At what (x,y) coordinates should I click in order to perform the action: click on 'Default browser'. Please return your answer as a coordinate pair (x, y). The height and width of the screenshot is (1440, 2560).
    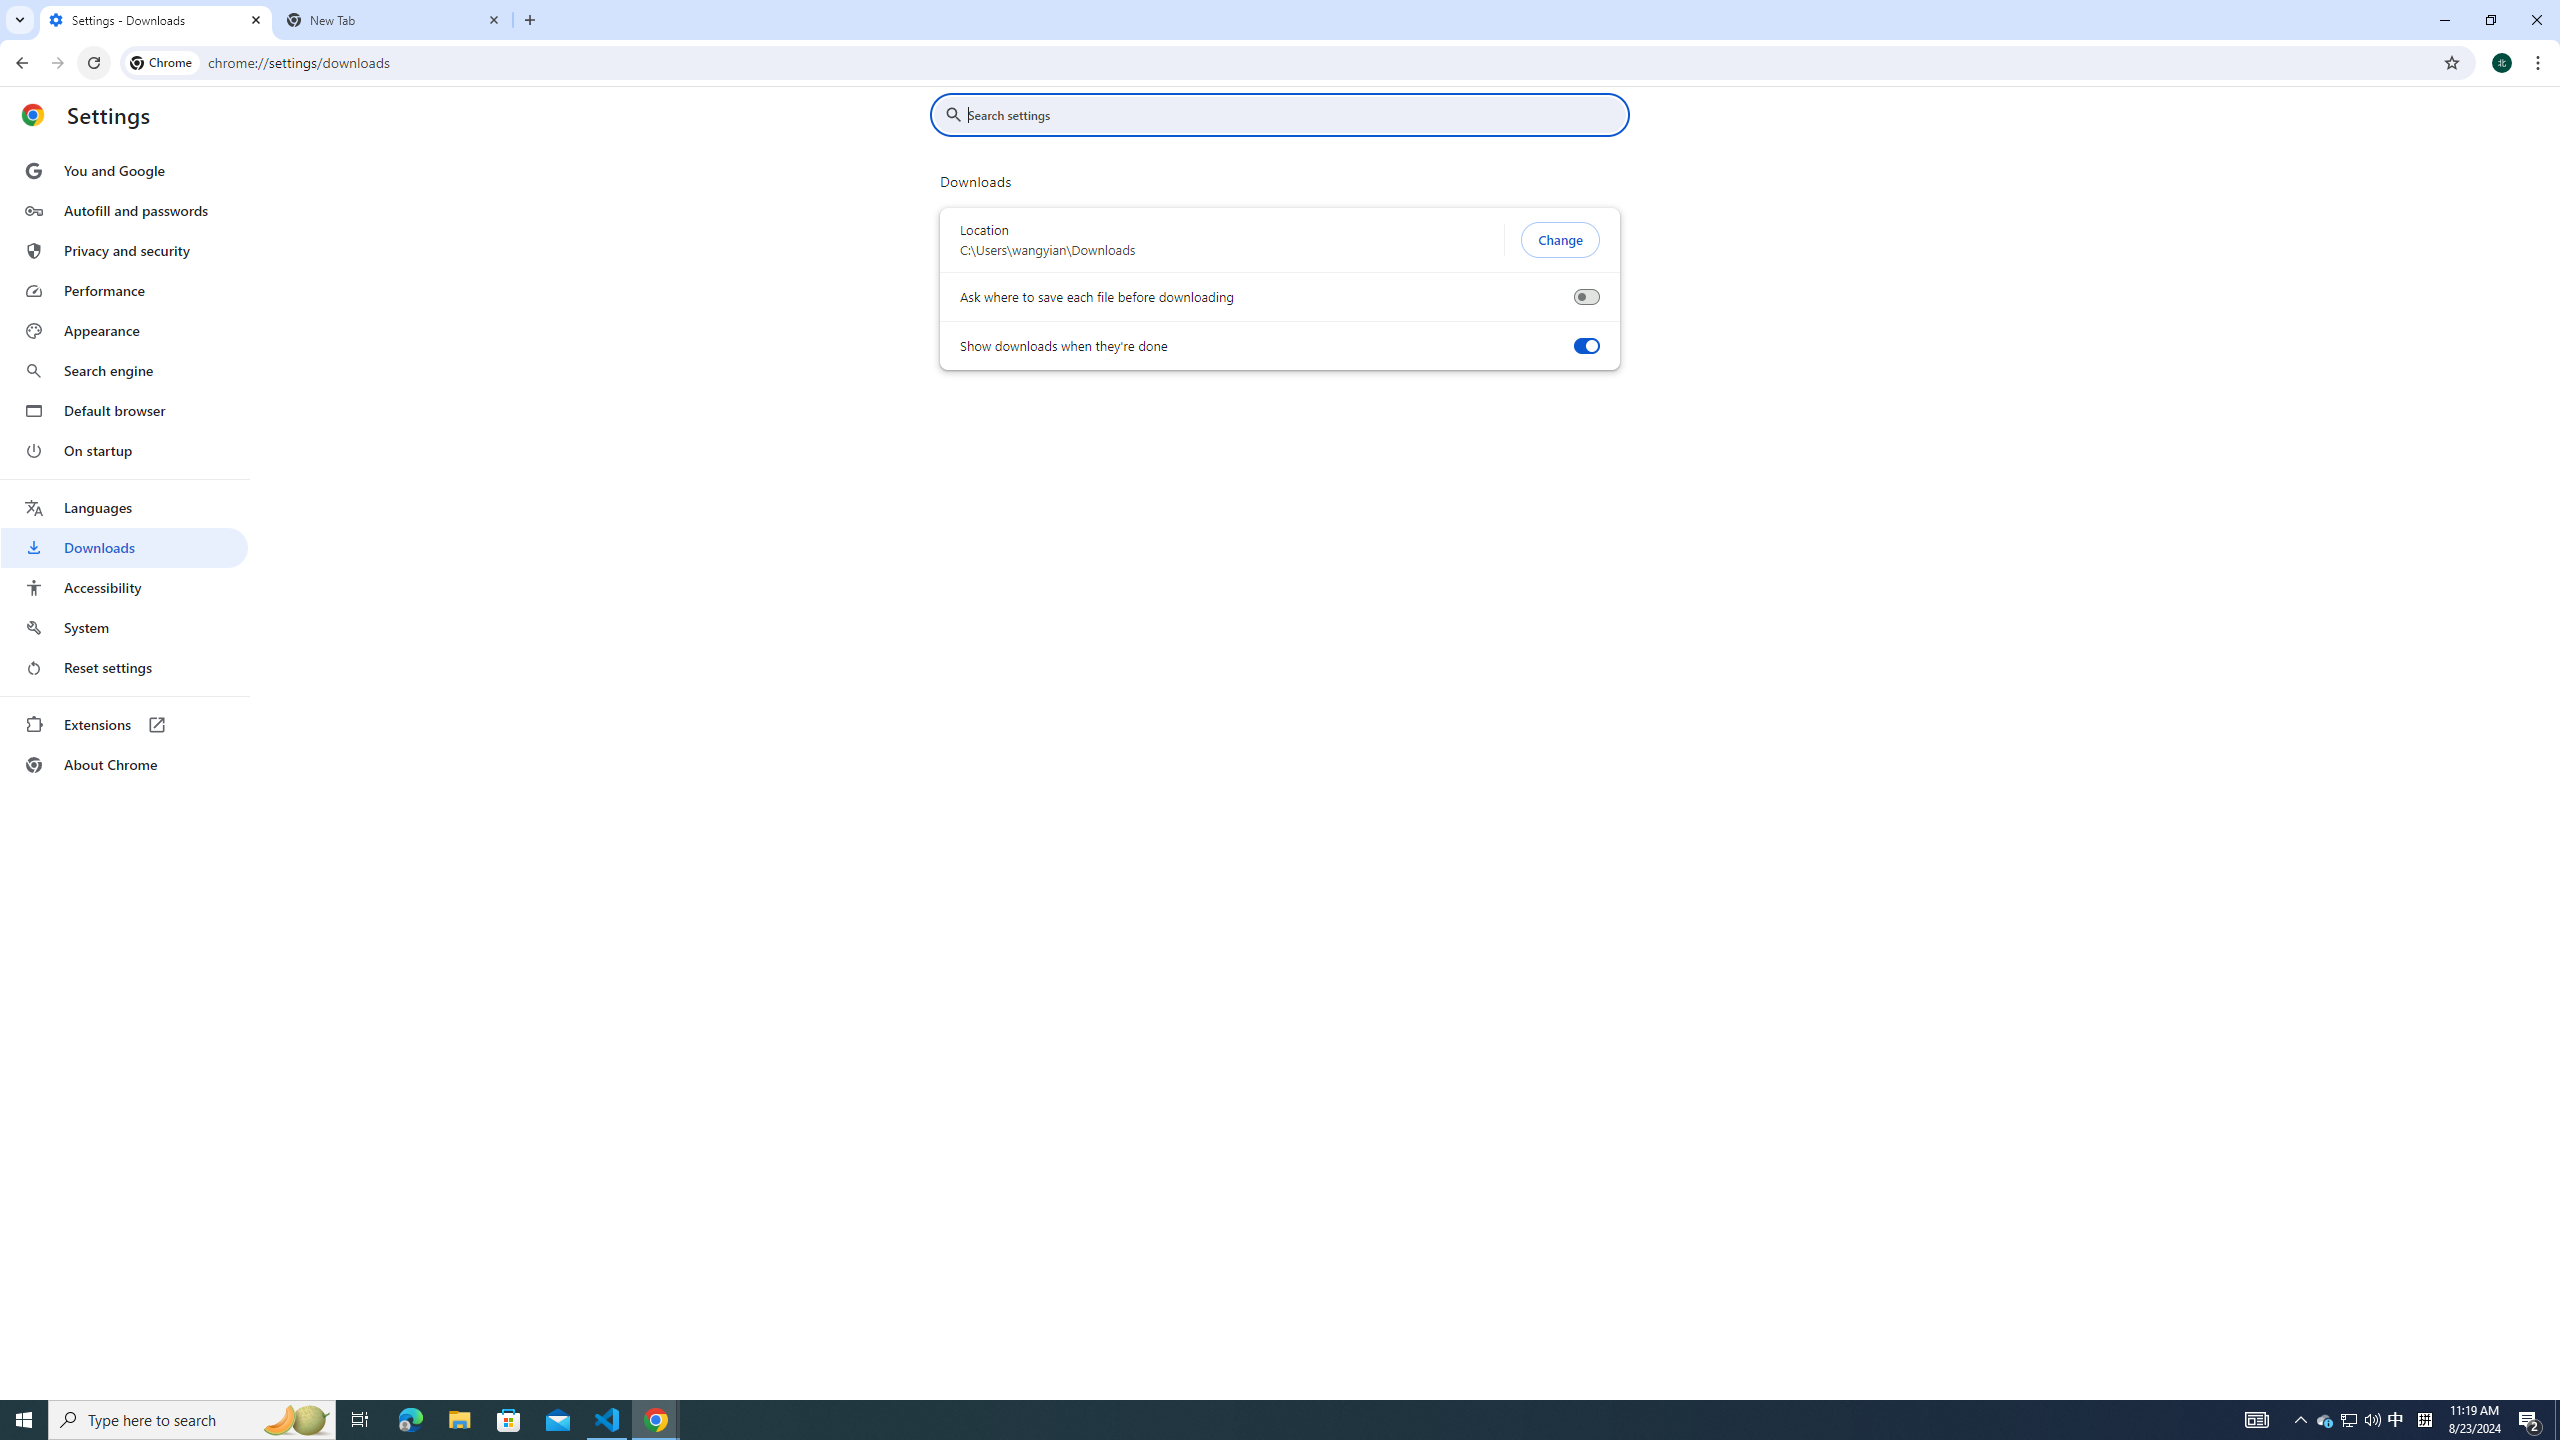
    Looking at the image, I should click on (123, 410).